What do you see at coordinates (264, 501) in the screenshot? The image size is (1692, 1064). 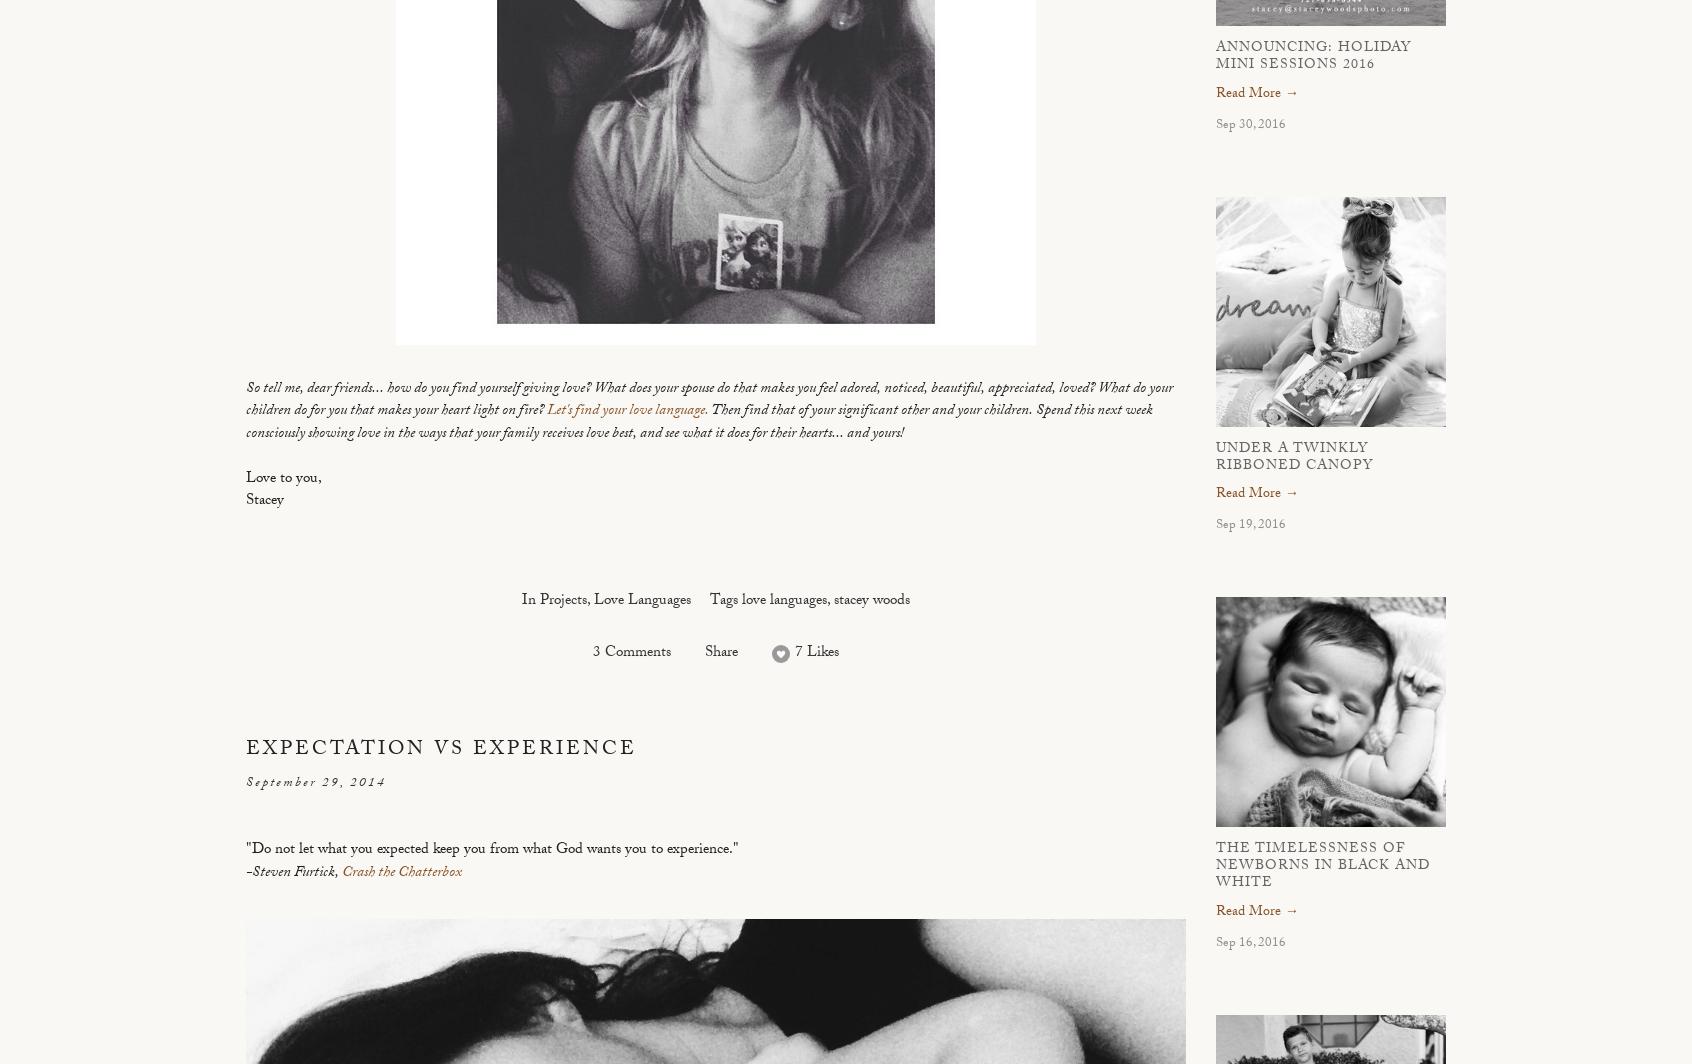 I see `'Stacey'` at bounding box center [264, 501].